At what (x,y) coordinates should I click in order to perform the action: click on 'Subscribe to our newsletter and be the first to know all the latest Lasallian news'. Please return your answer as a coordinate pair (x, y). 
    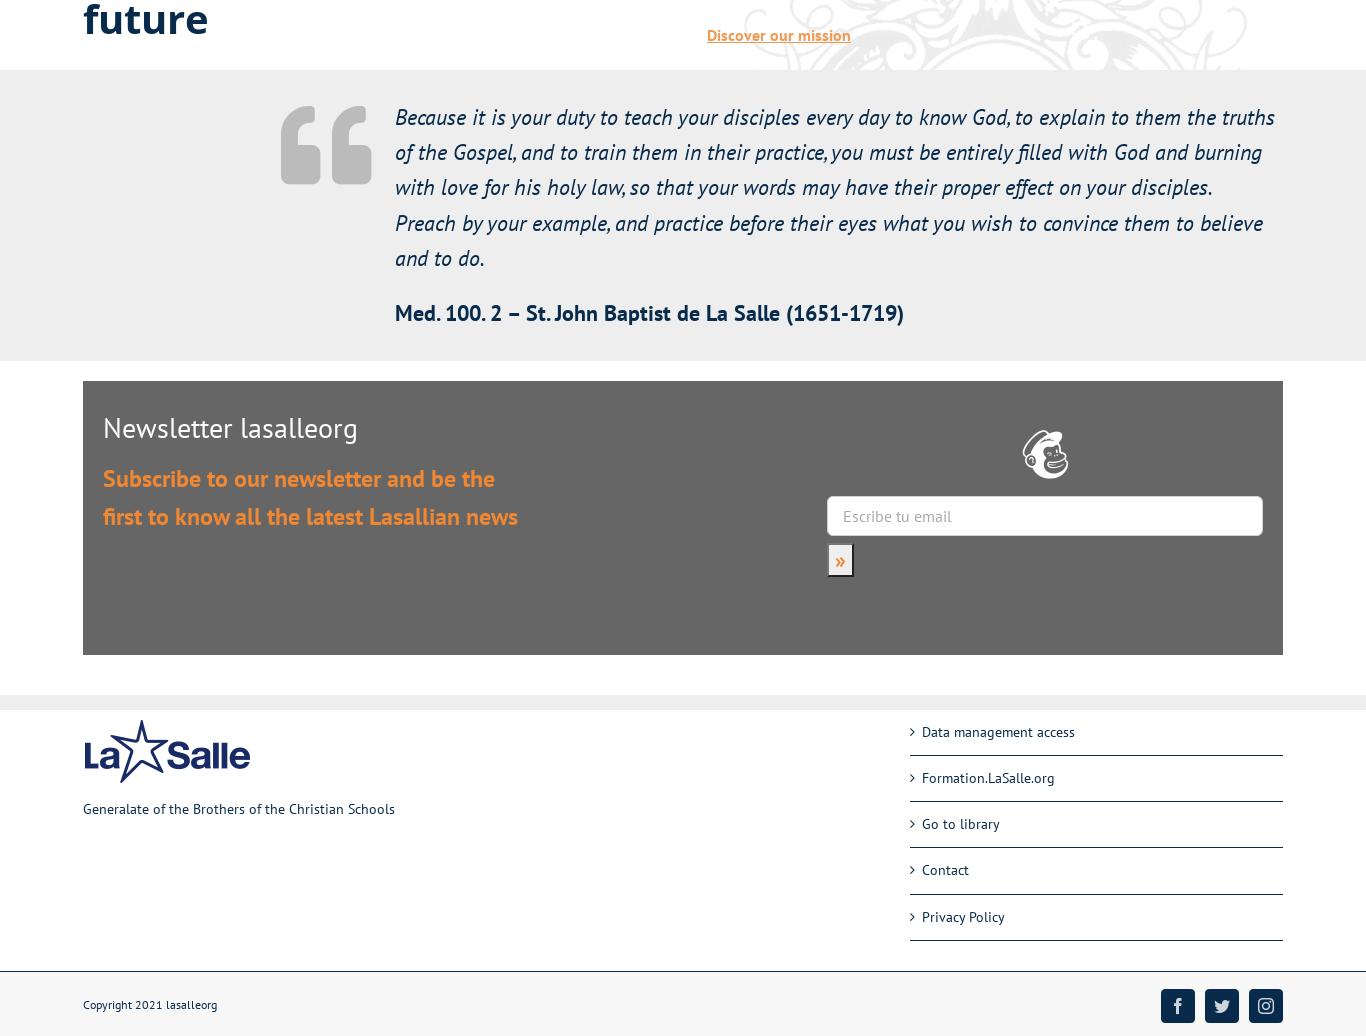
    Looking at the image, I should click on (102, 496).